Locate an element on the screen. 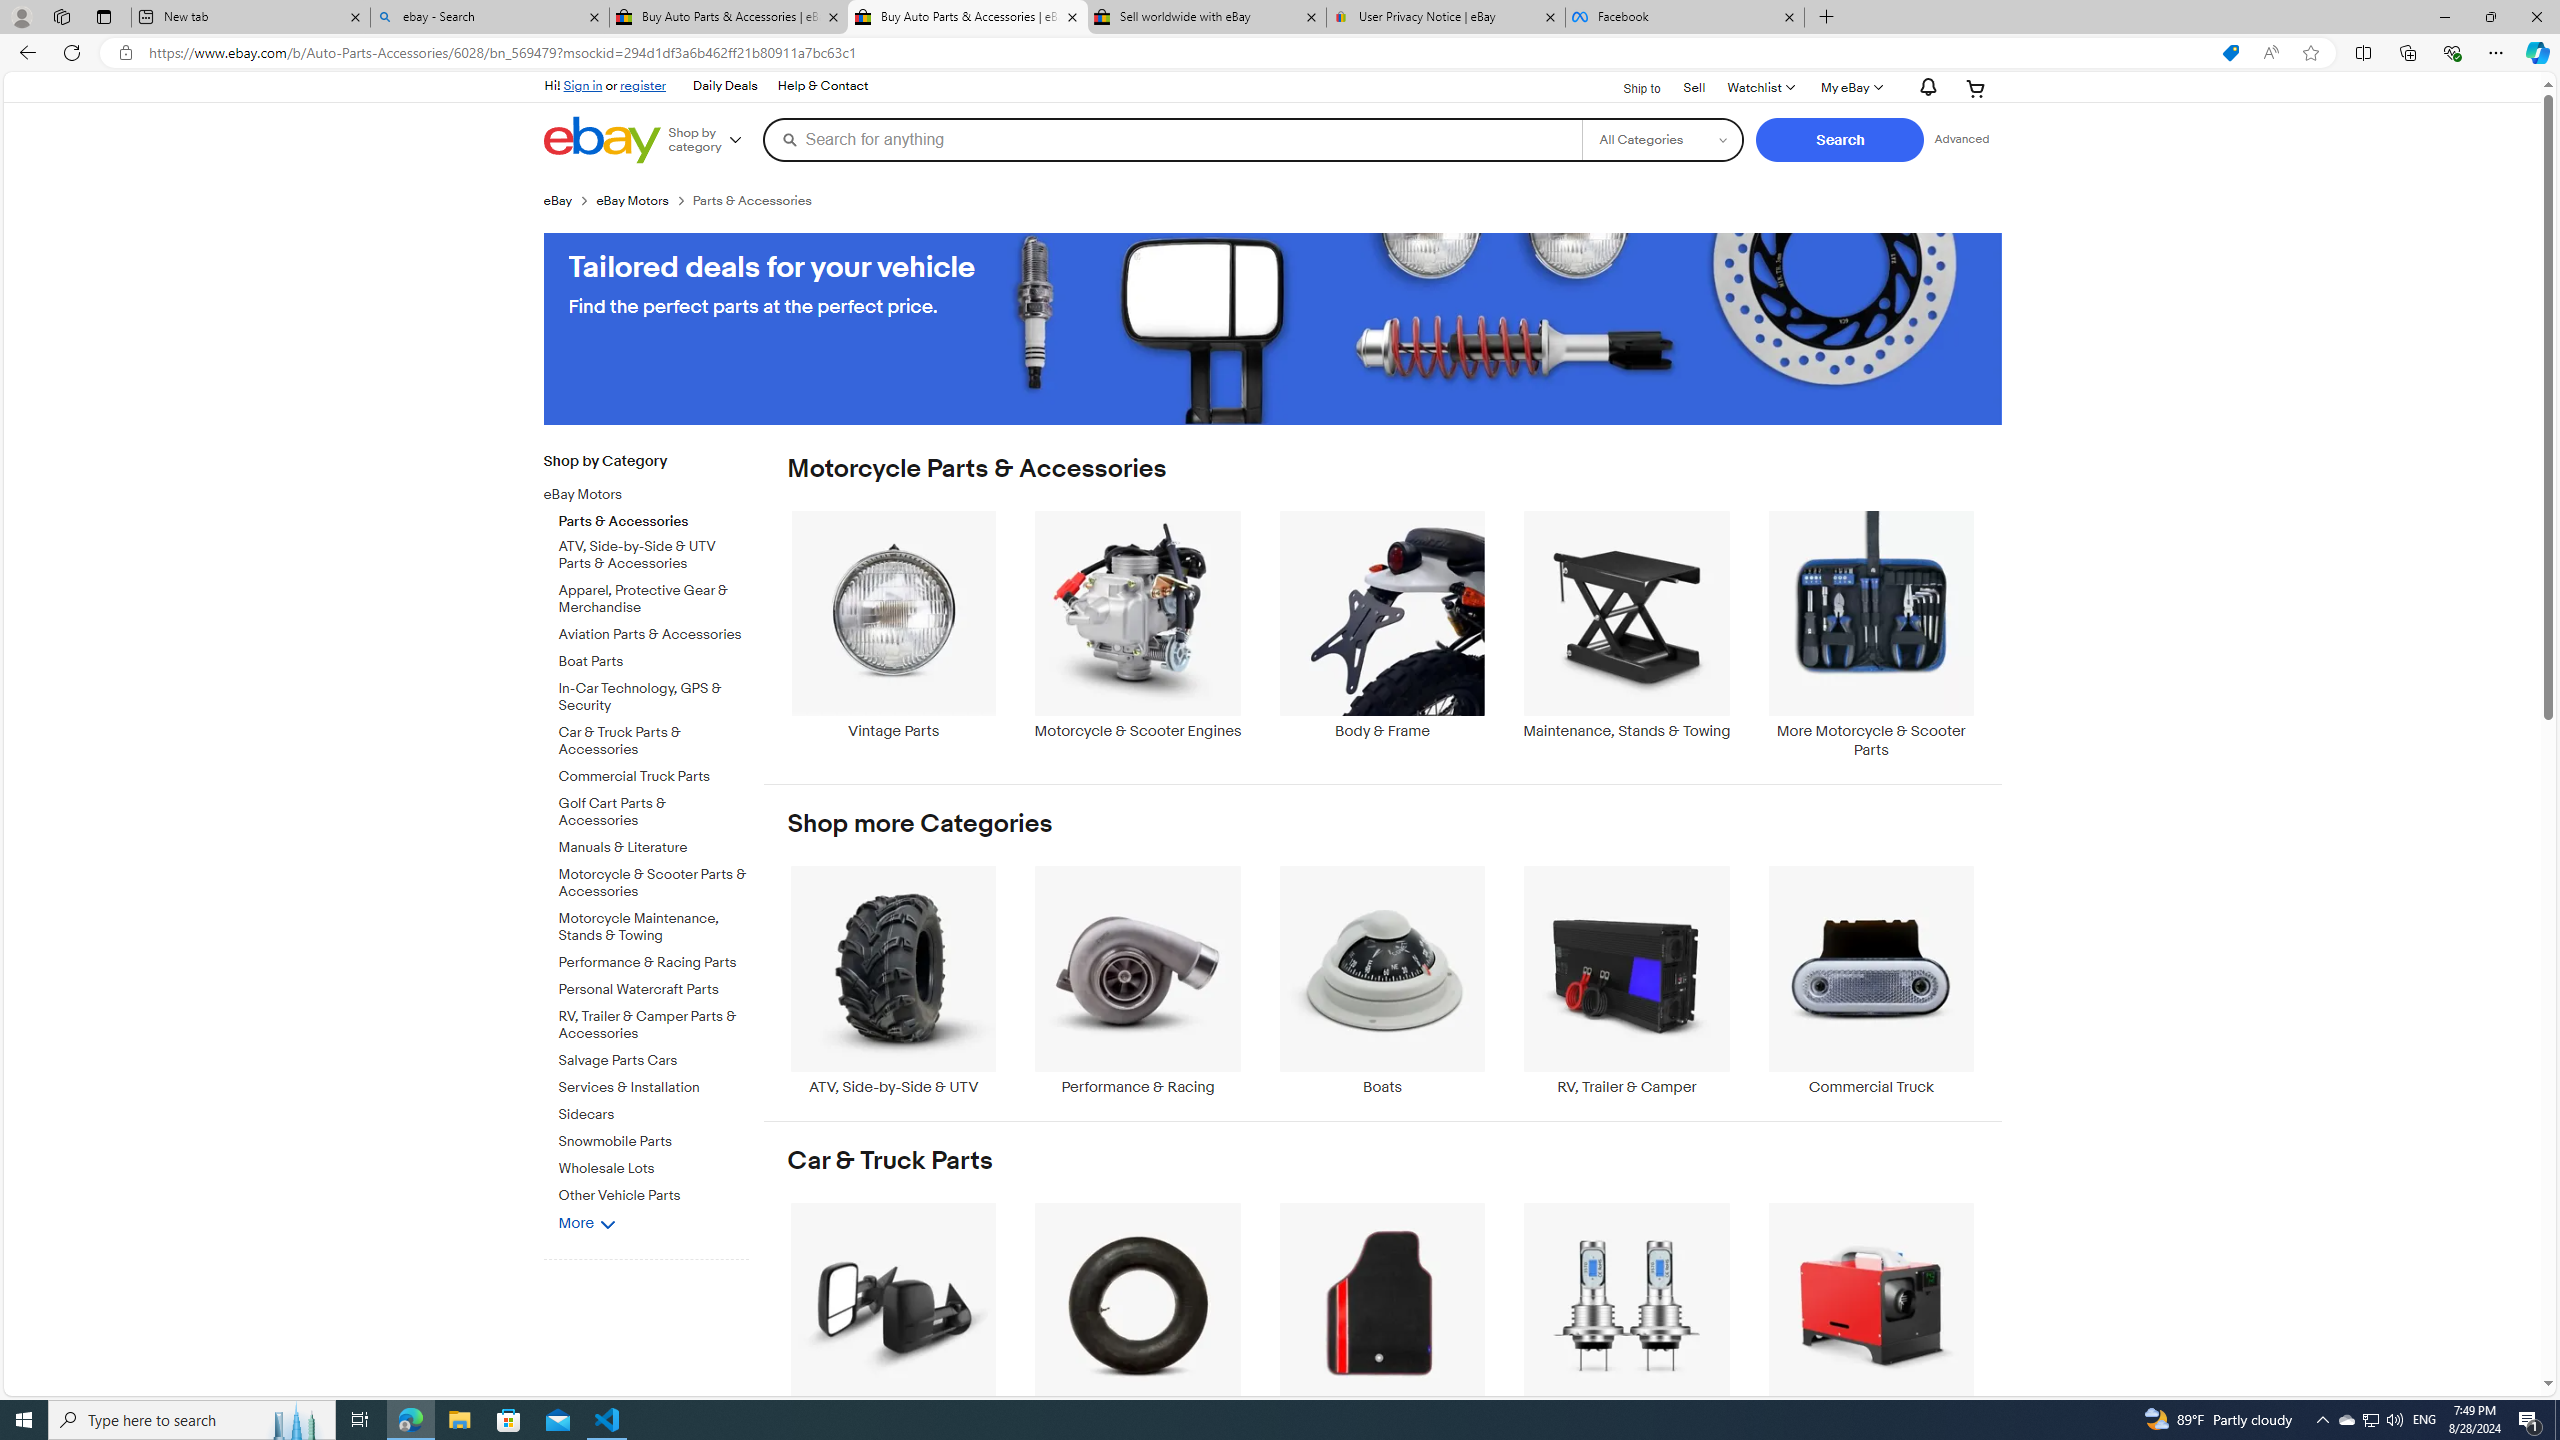 Image resolution: width=2560 pixels, height=1440 pixels. 'Help & Contact' is located at coordinates (820, 85).